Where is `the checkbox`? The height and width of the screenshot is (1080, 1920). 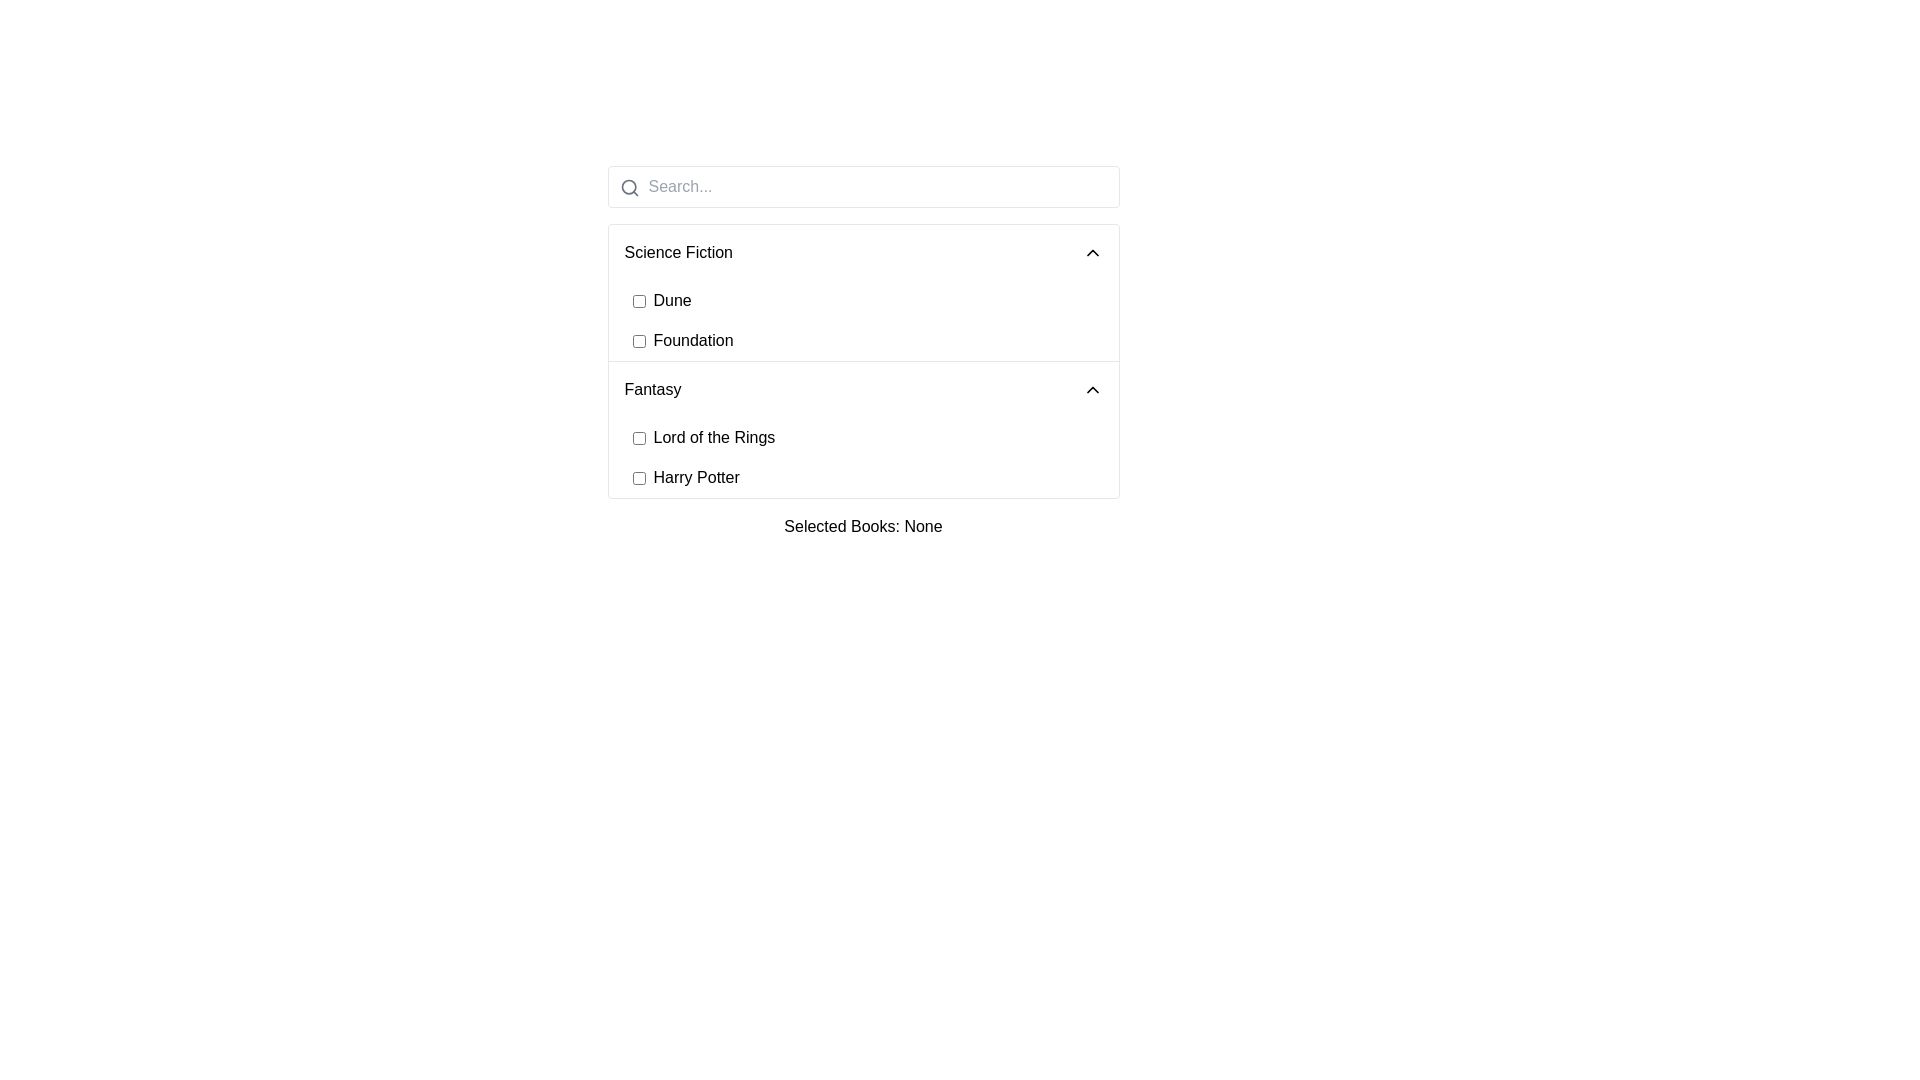 the checkbox is located at coordinates (637, 437).